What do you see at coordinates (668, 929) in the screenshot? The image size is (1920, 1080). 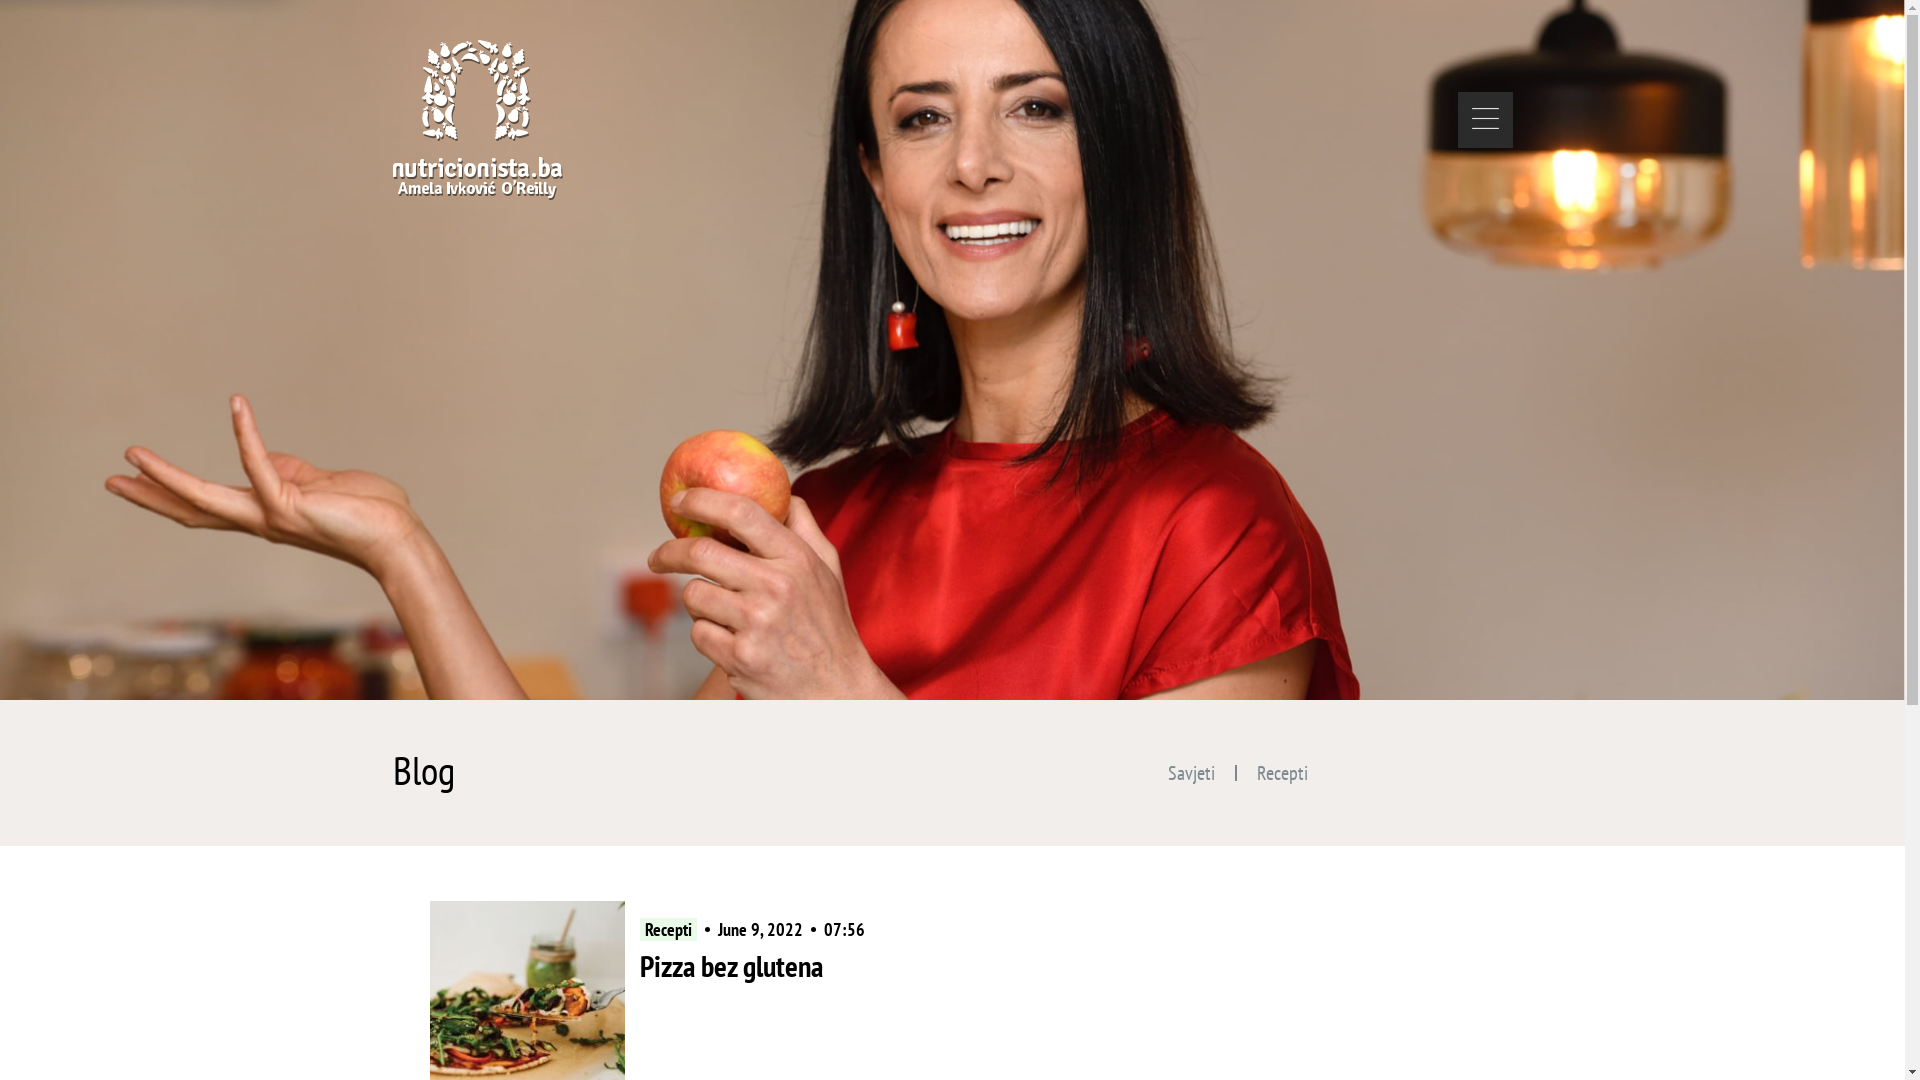 I see `'Recepti'` at bounding box center [668, 929].